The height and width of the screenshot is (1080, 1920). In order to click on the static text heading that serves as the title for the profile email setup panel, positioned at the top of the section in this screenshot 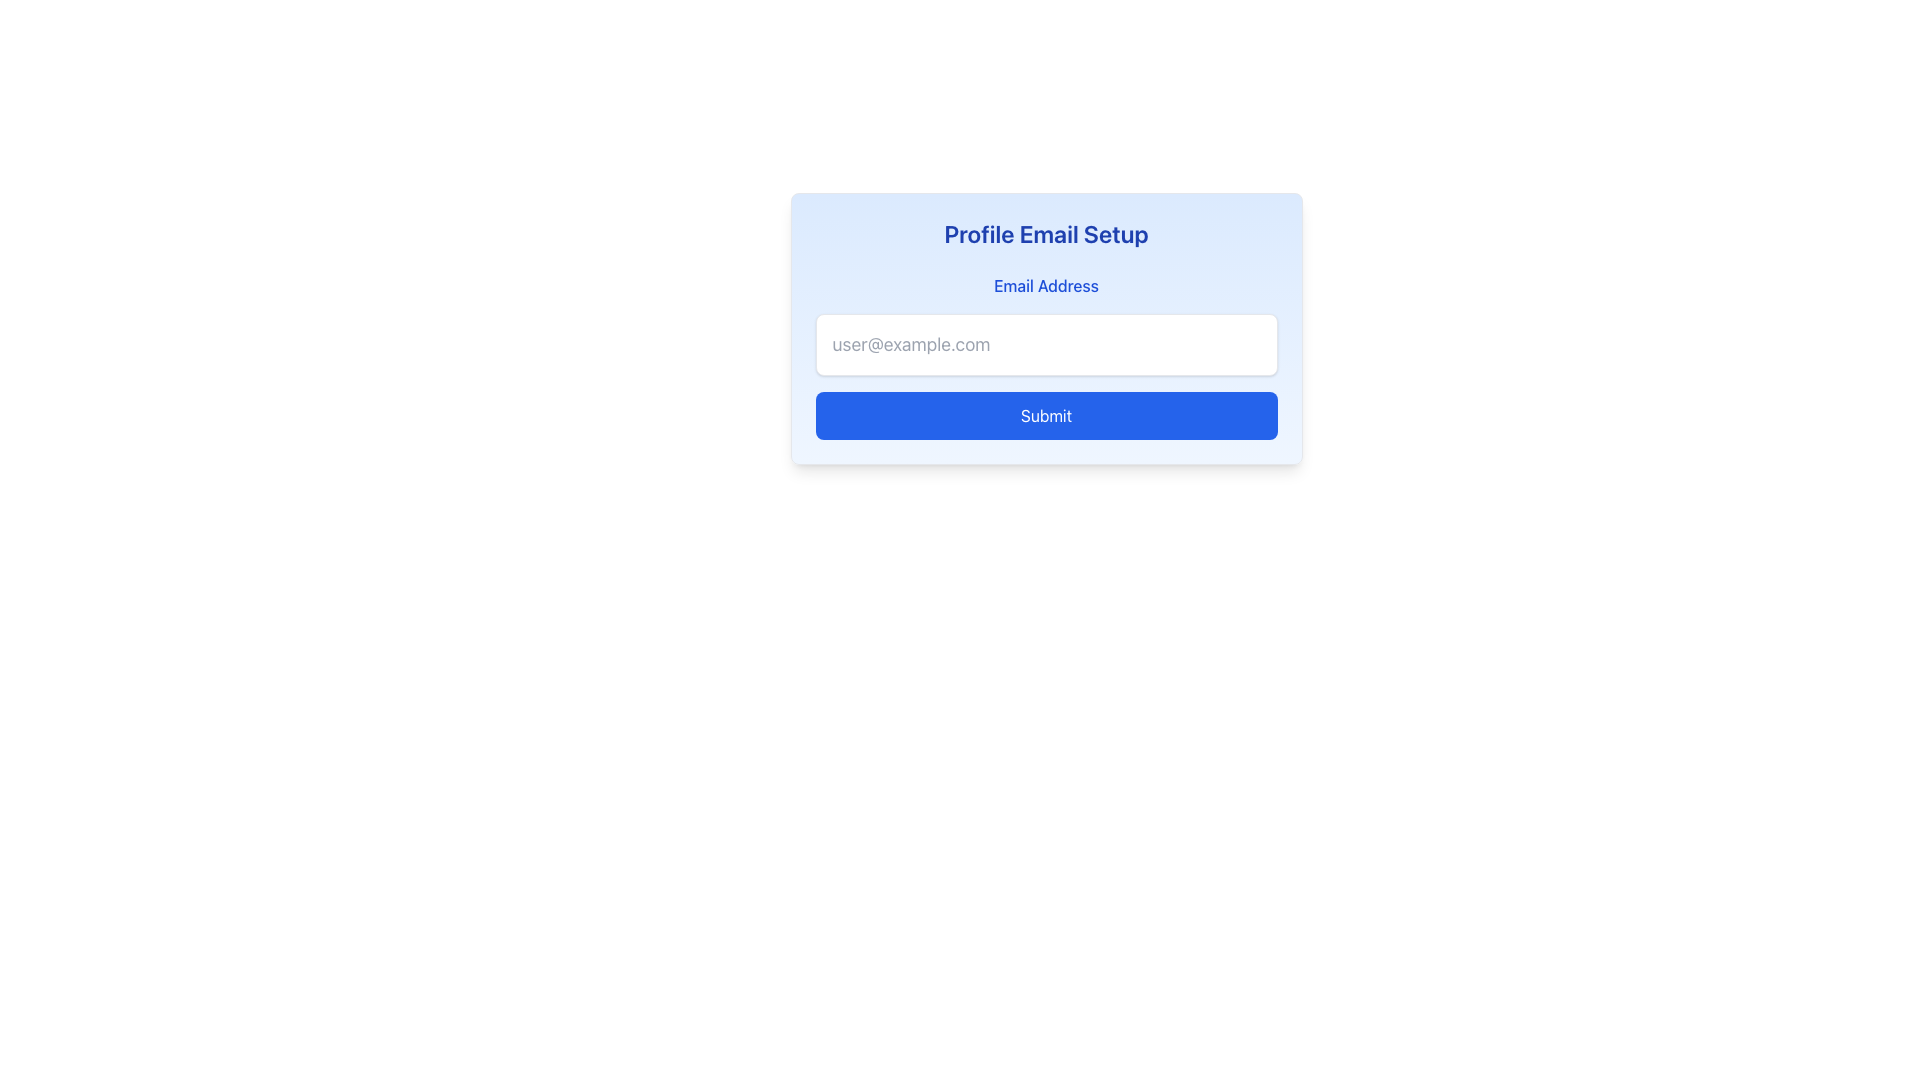, I will do `click(1045, 233)`.